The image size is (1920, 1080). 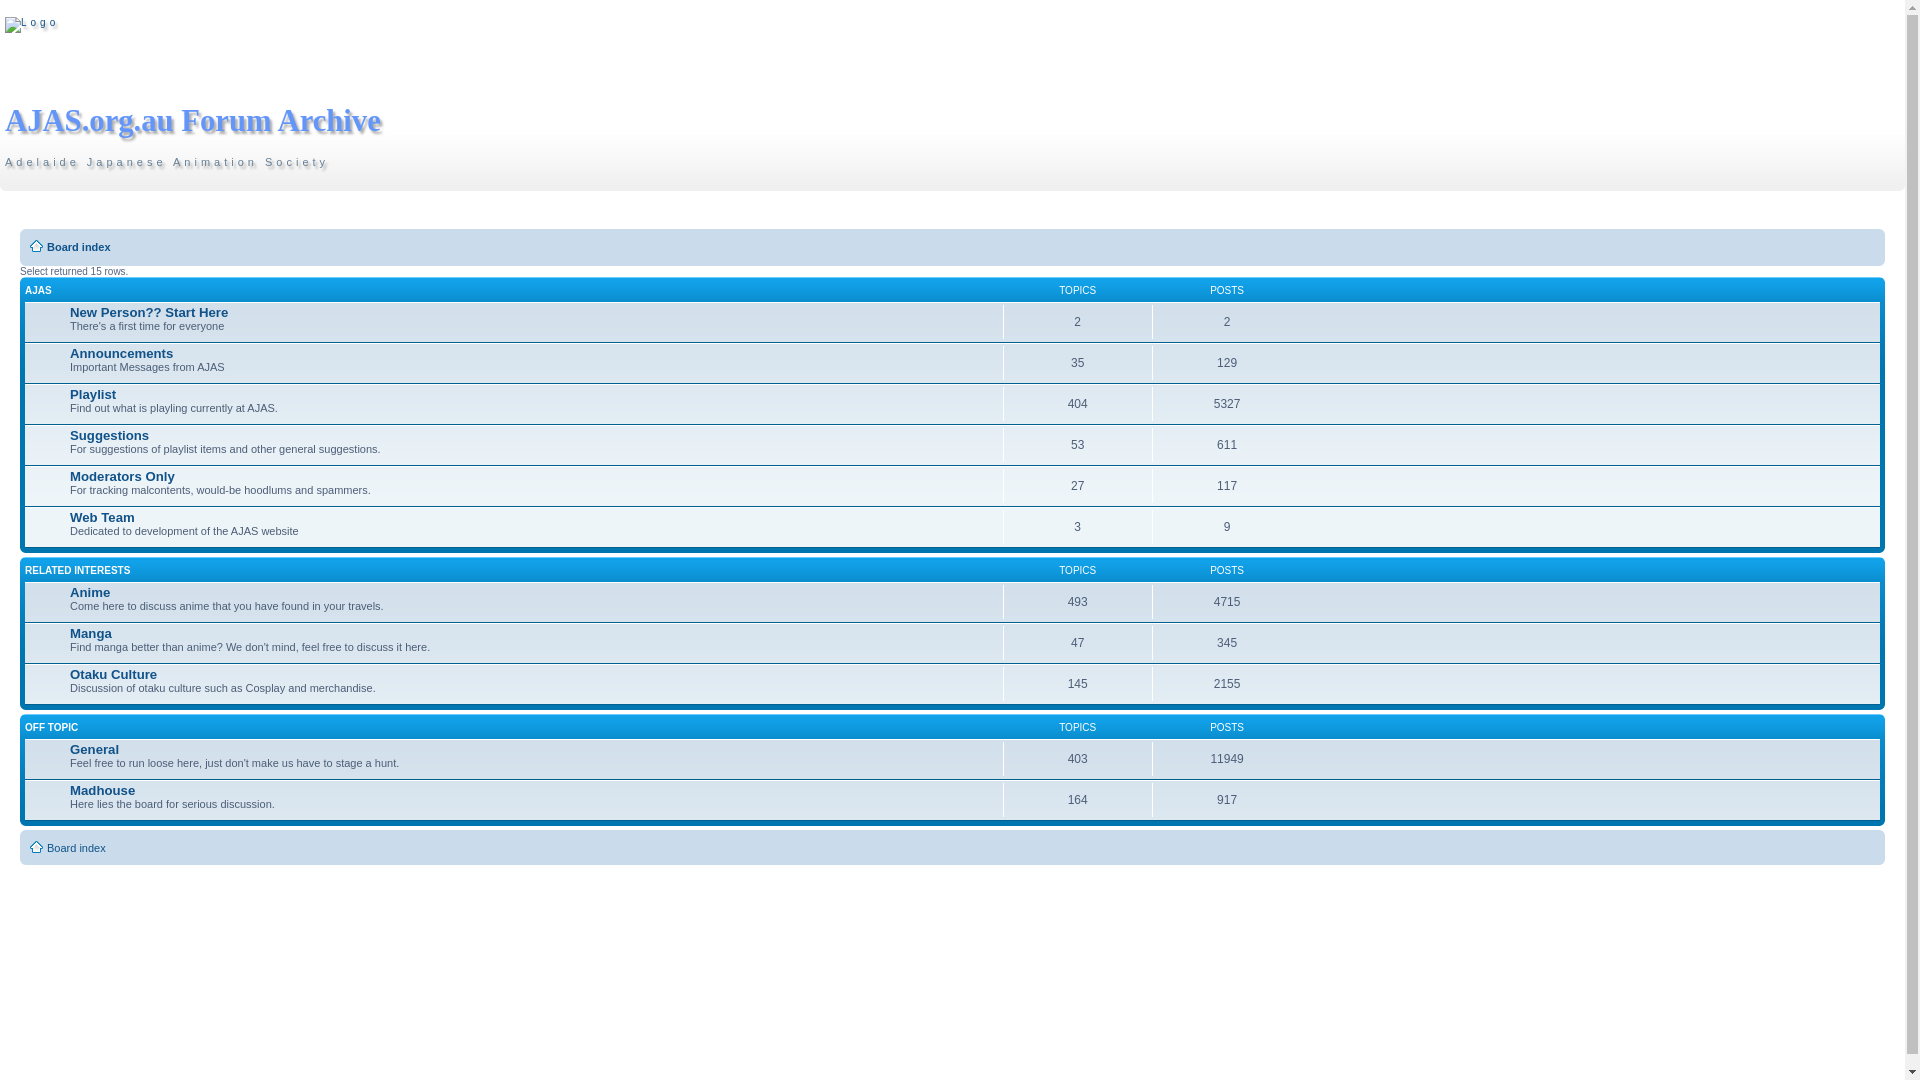 What do you see at coordinates (78, 245) in the screenshot?
I see `'Board index'` at bounding box center [78, 245].